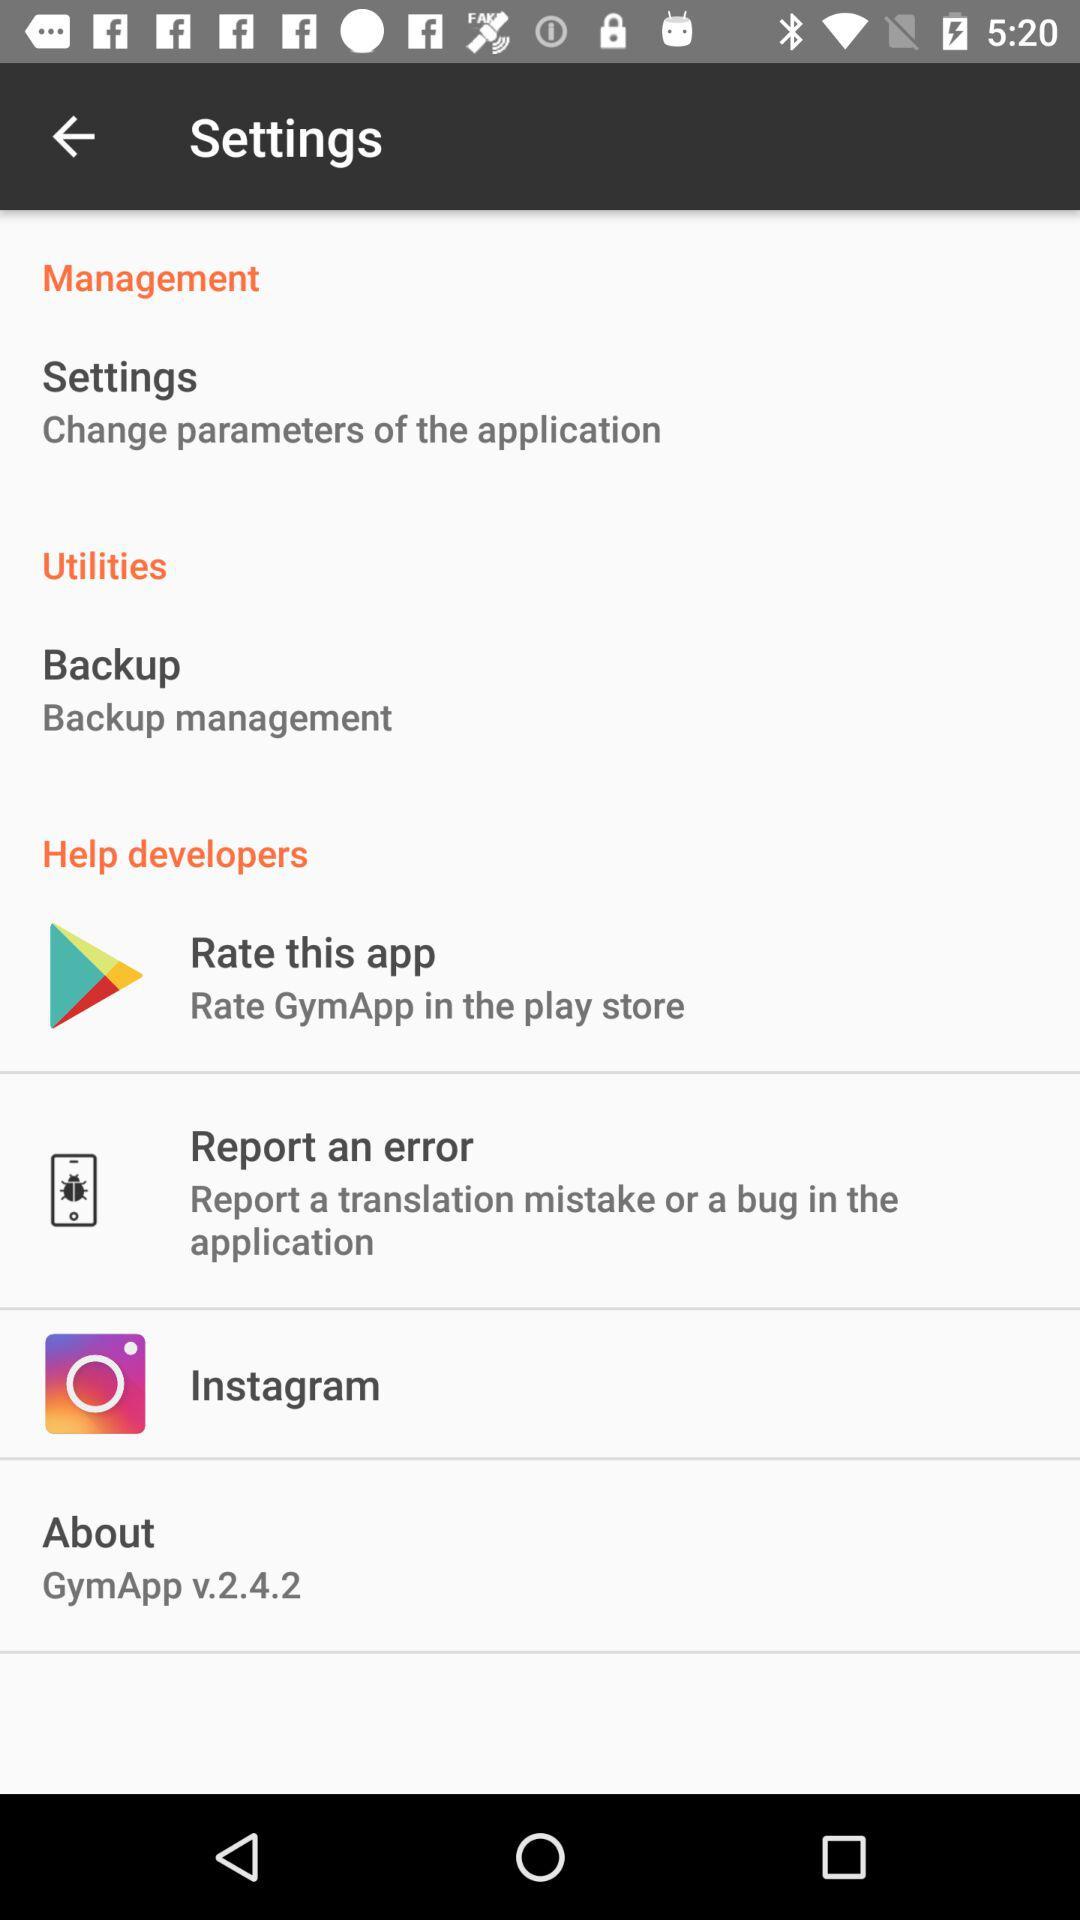 Image resolution: width=1080 pixels, height=1920 pixels. Describe the element at coordinates (350, 427) in the screenshot. I see `the change parameters of` at that location.